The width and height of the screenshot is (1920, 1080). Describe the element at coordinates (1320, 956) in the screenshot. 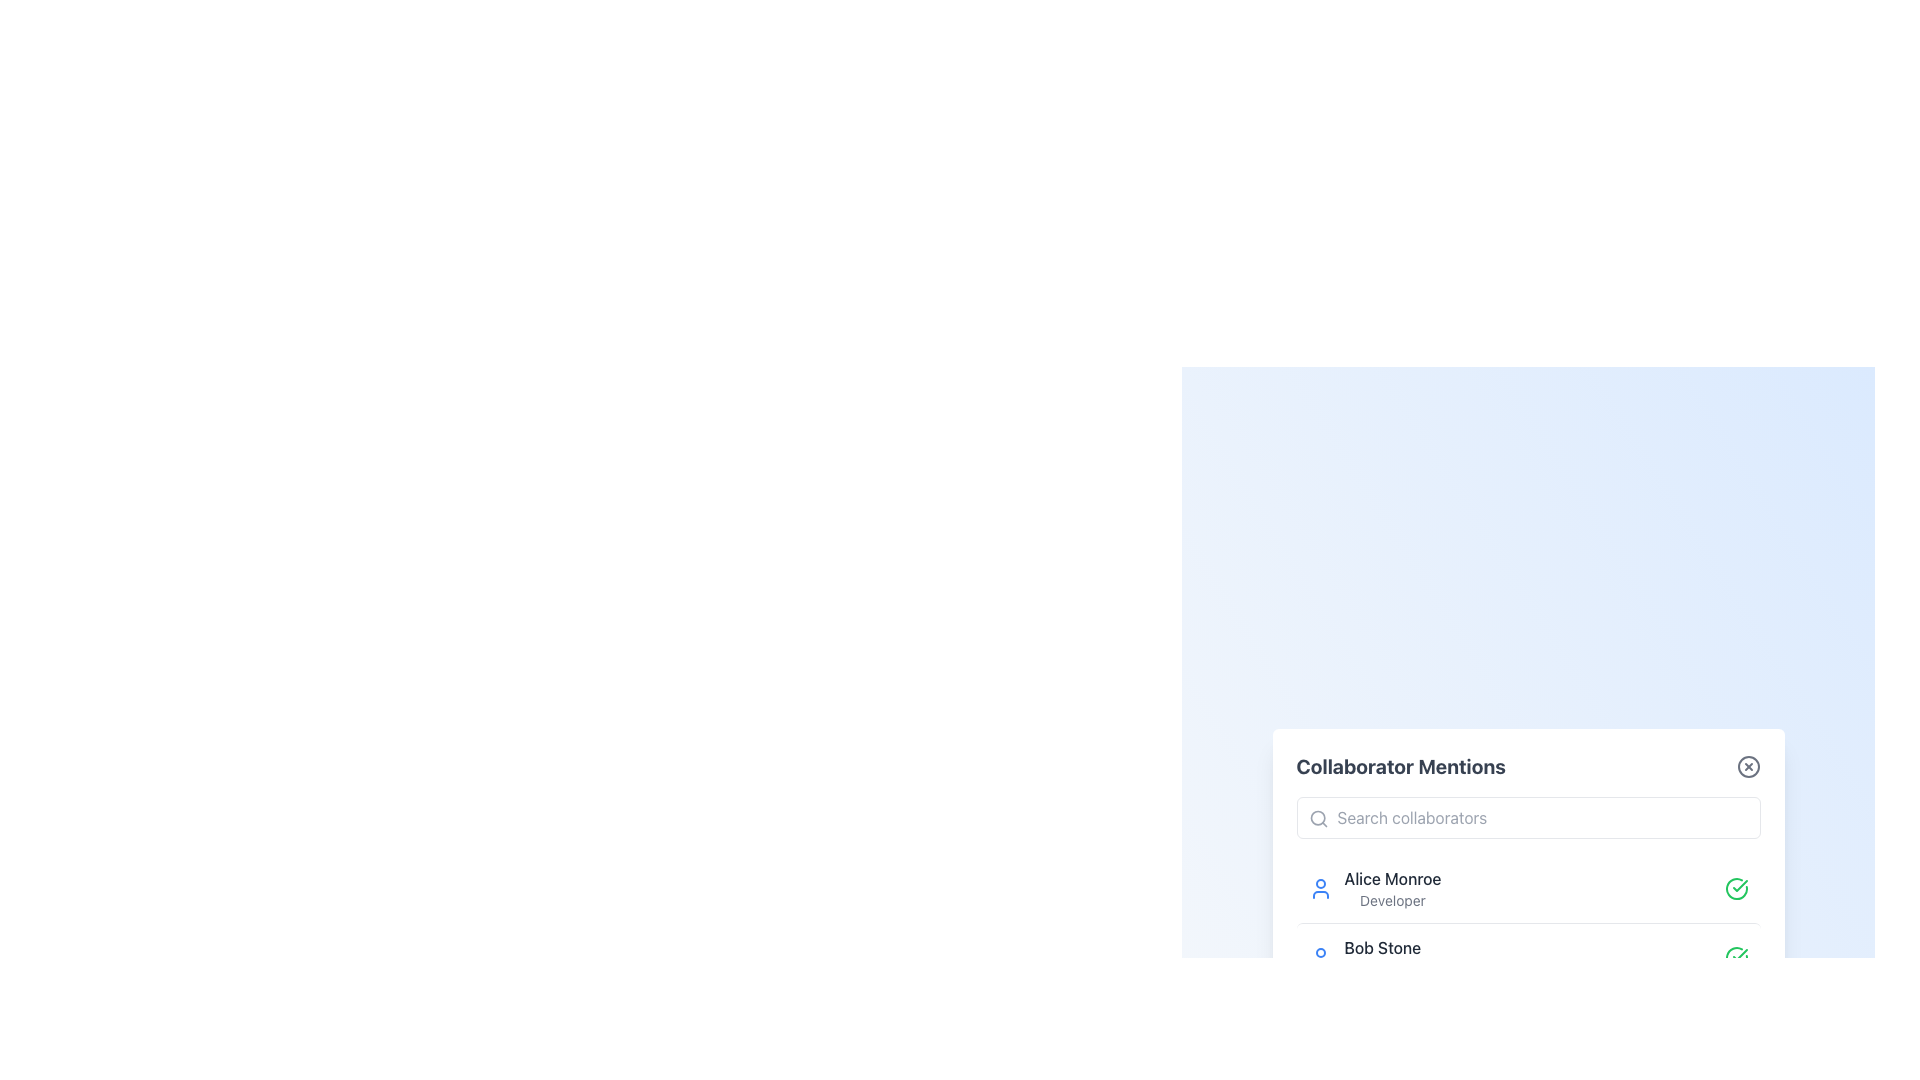

I see `the user icon depicted as a blue line drawing of a person, positioned to the left of the text 'Bob Stone' in the entry row` at that location.